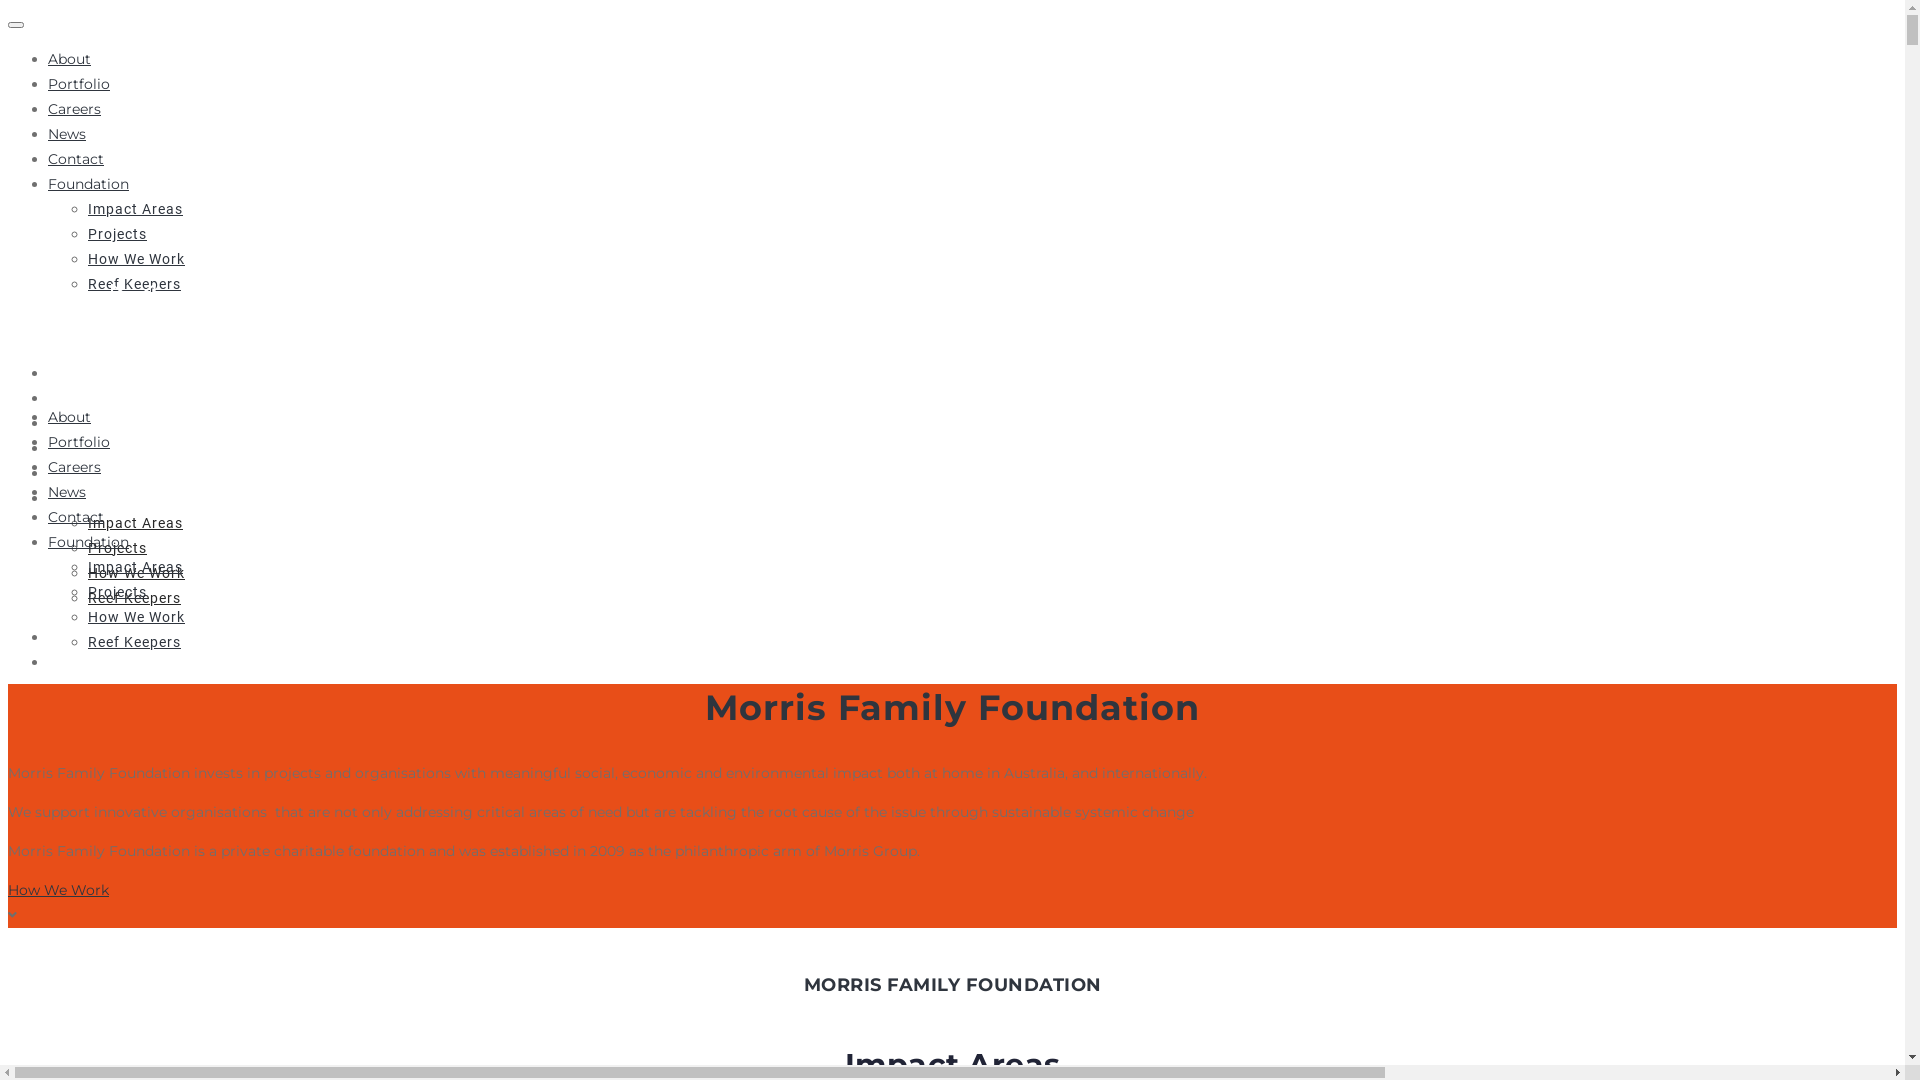 Image resolution: width=1920 pixels, height=1080 pixels. Describe the element at coordinates (133, 641) in the screenshot. I see `'Reef Keepers'` at that location.